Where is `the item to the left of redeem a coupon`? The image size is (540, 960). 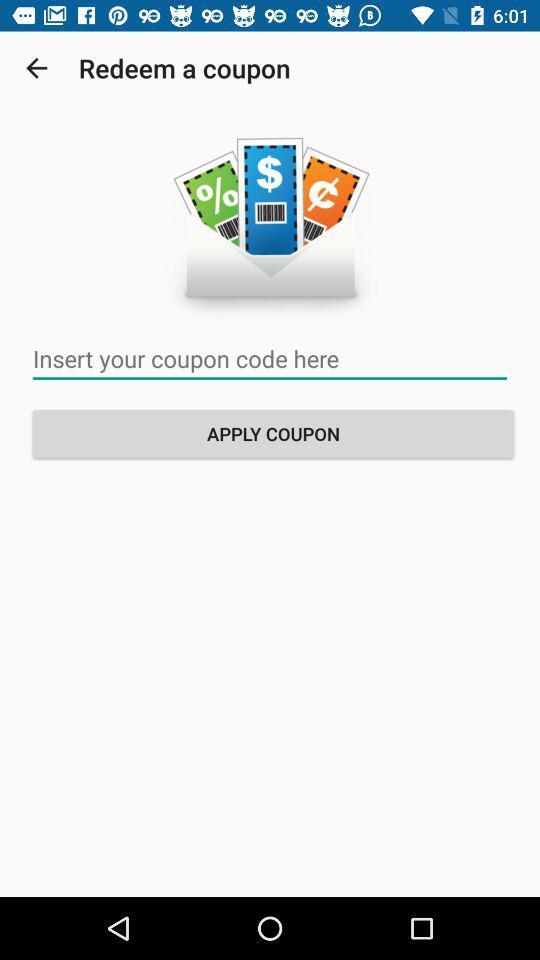
the item to the left of redeem a coupon is located at coordinates (36, 68).